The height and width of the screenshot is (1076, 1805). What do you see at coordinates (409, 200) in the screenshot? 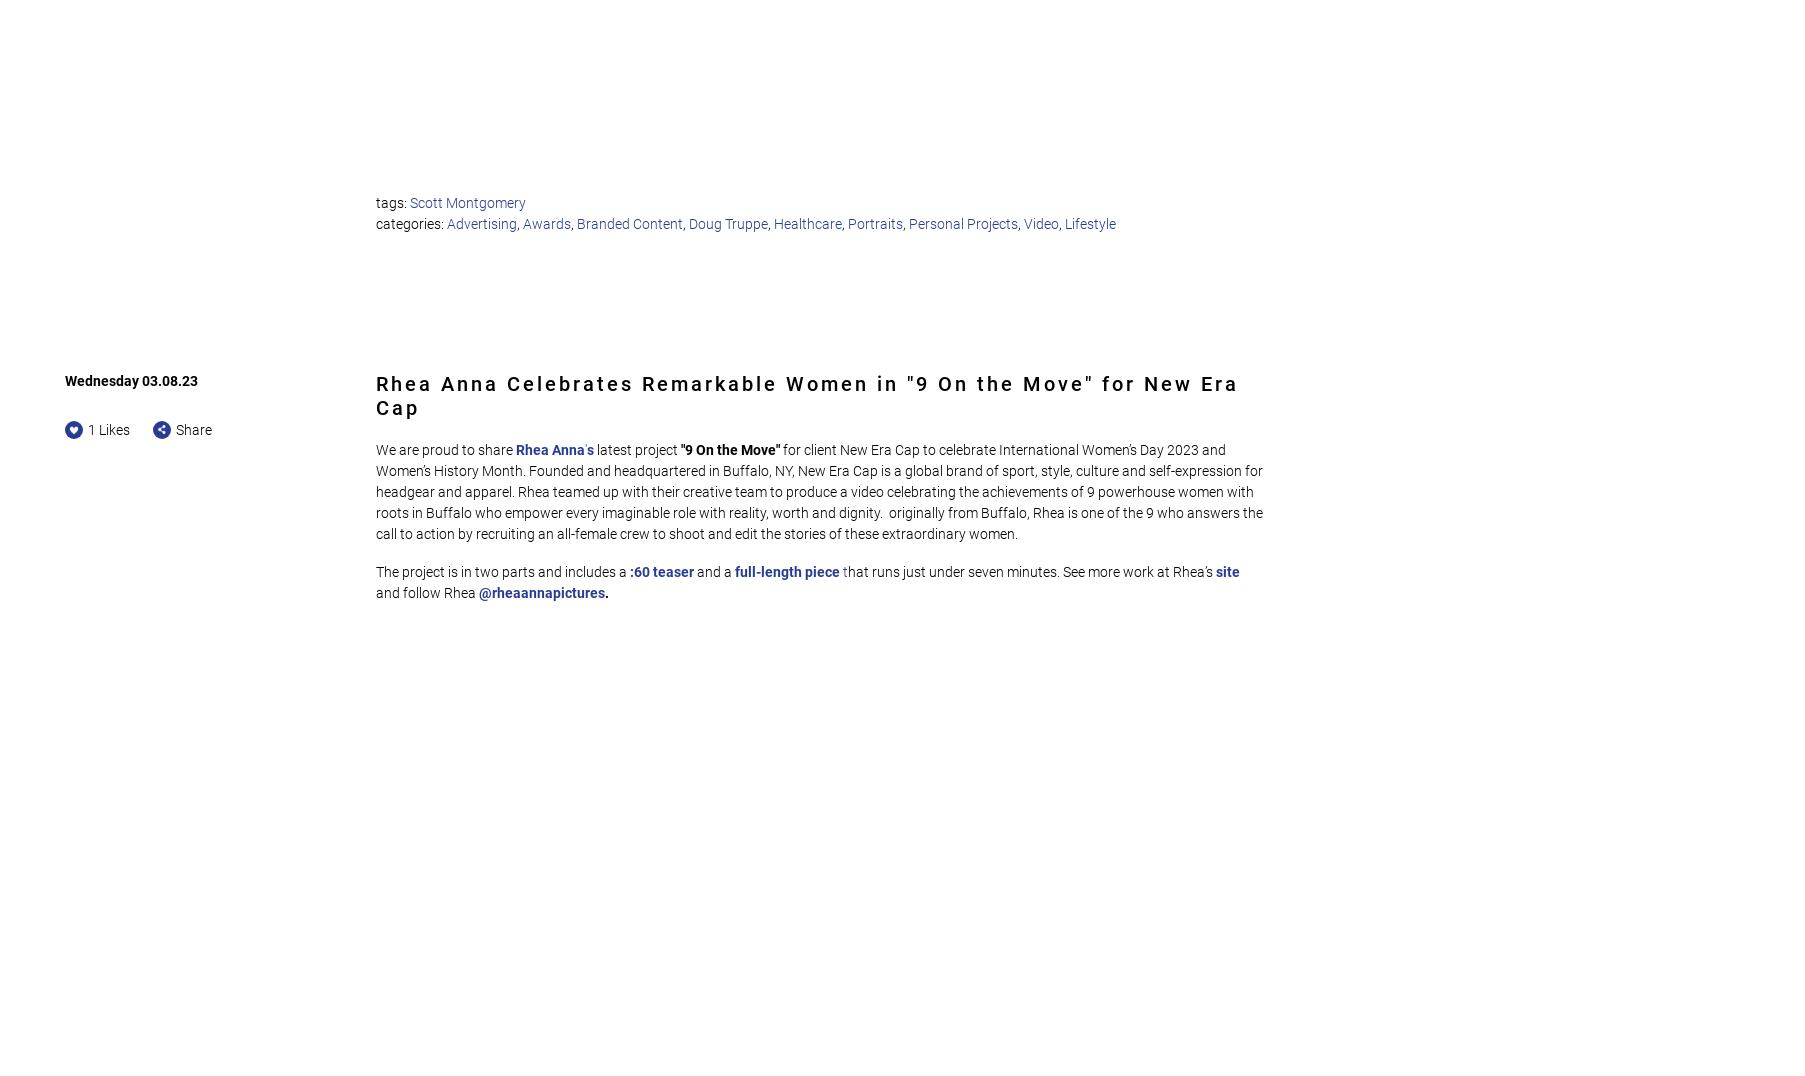
I see `'Scott Montgomery'` at bounding box center [409, 200].